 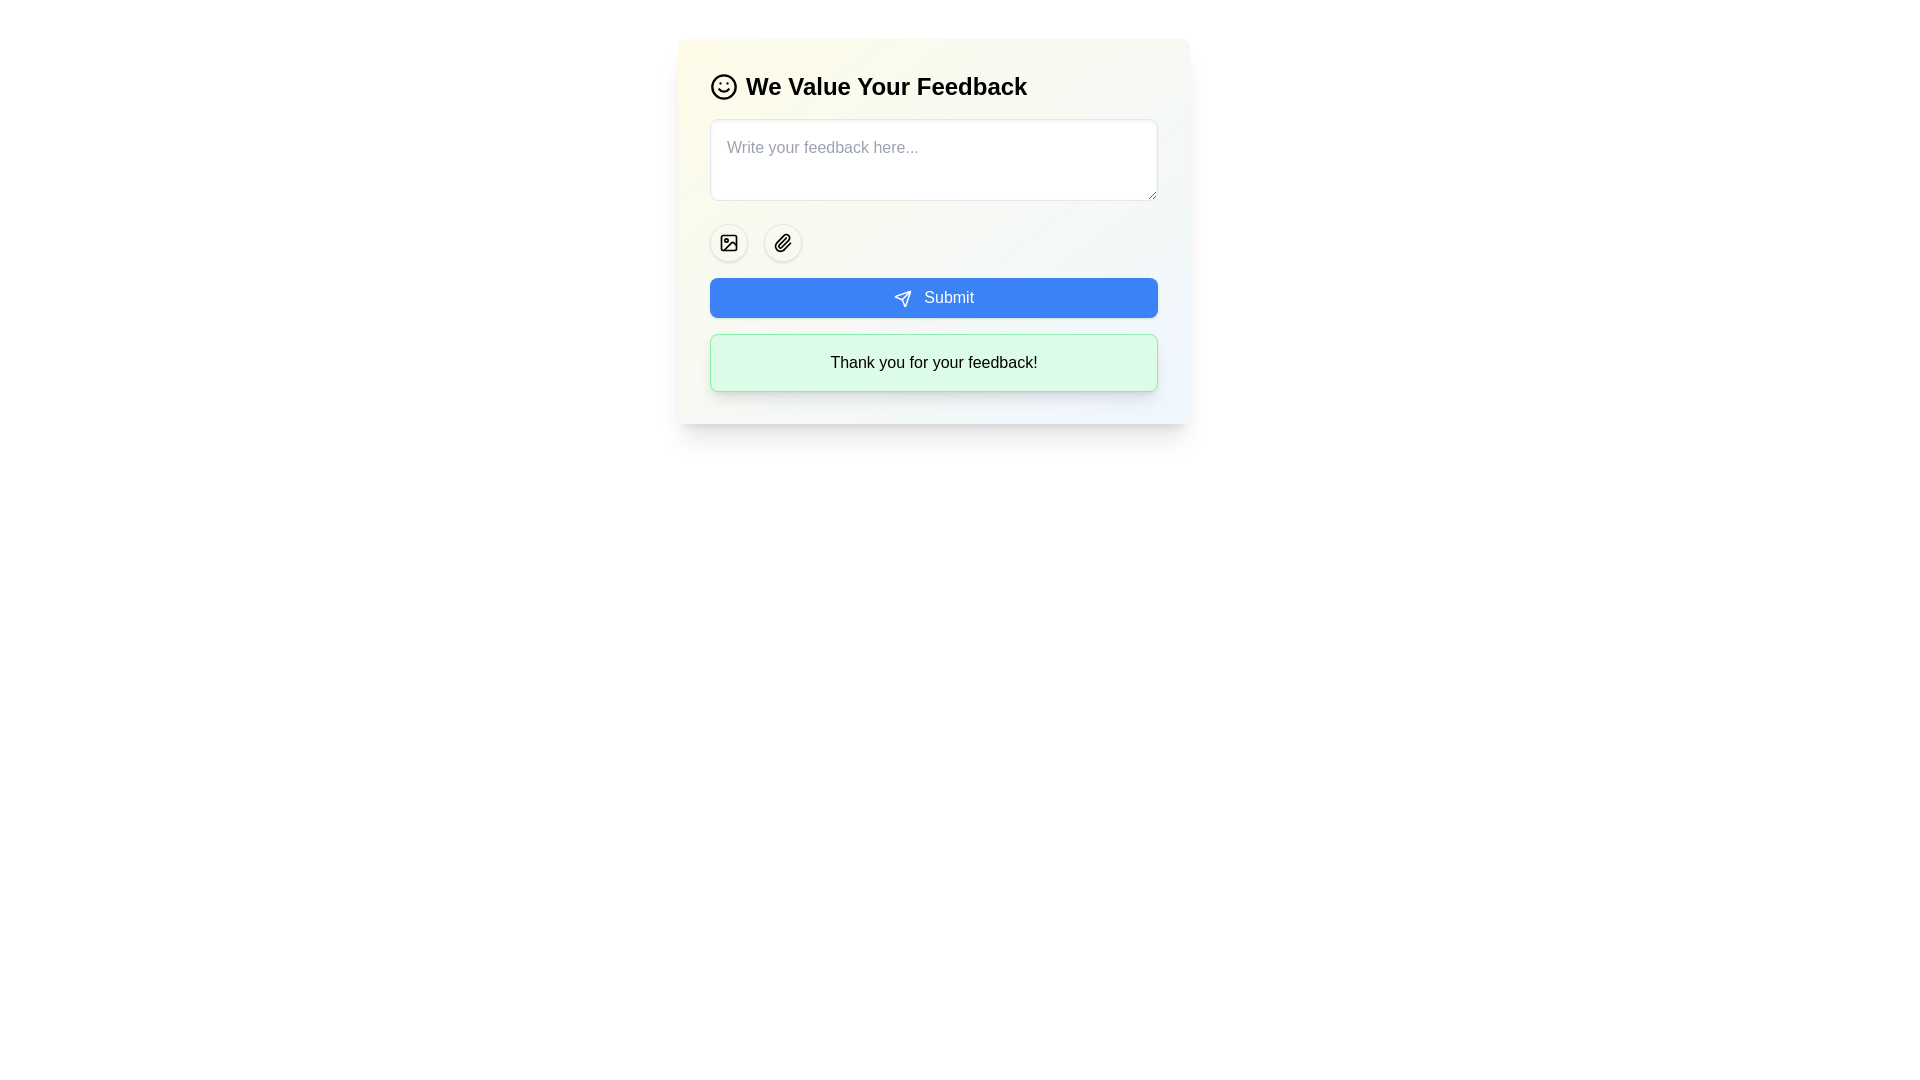 I want to click on the paperclip icon located below the feedback text input field, so click(x=781, y=242).